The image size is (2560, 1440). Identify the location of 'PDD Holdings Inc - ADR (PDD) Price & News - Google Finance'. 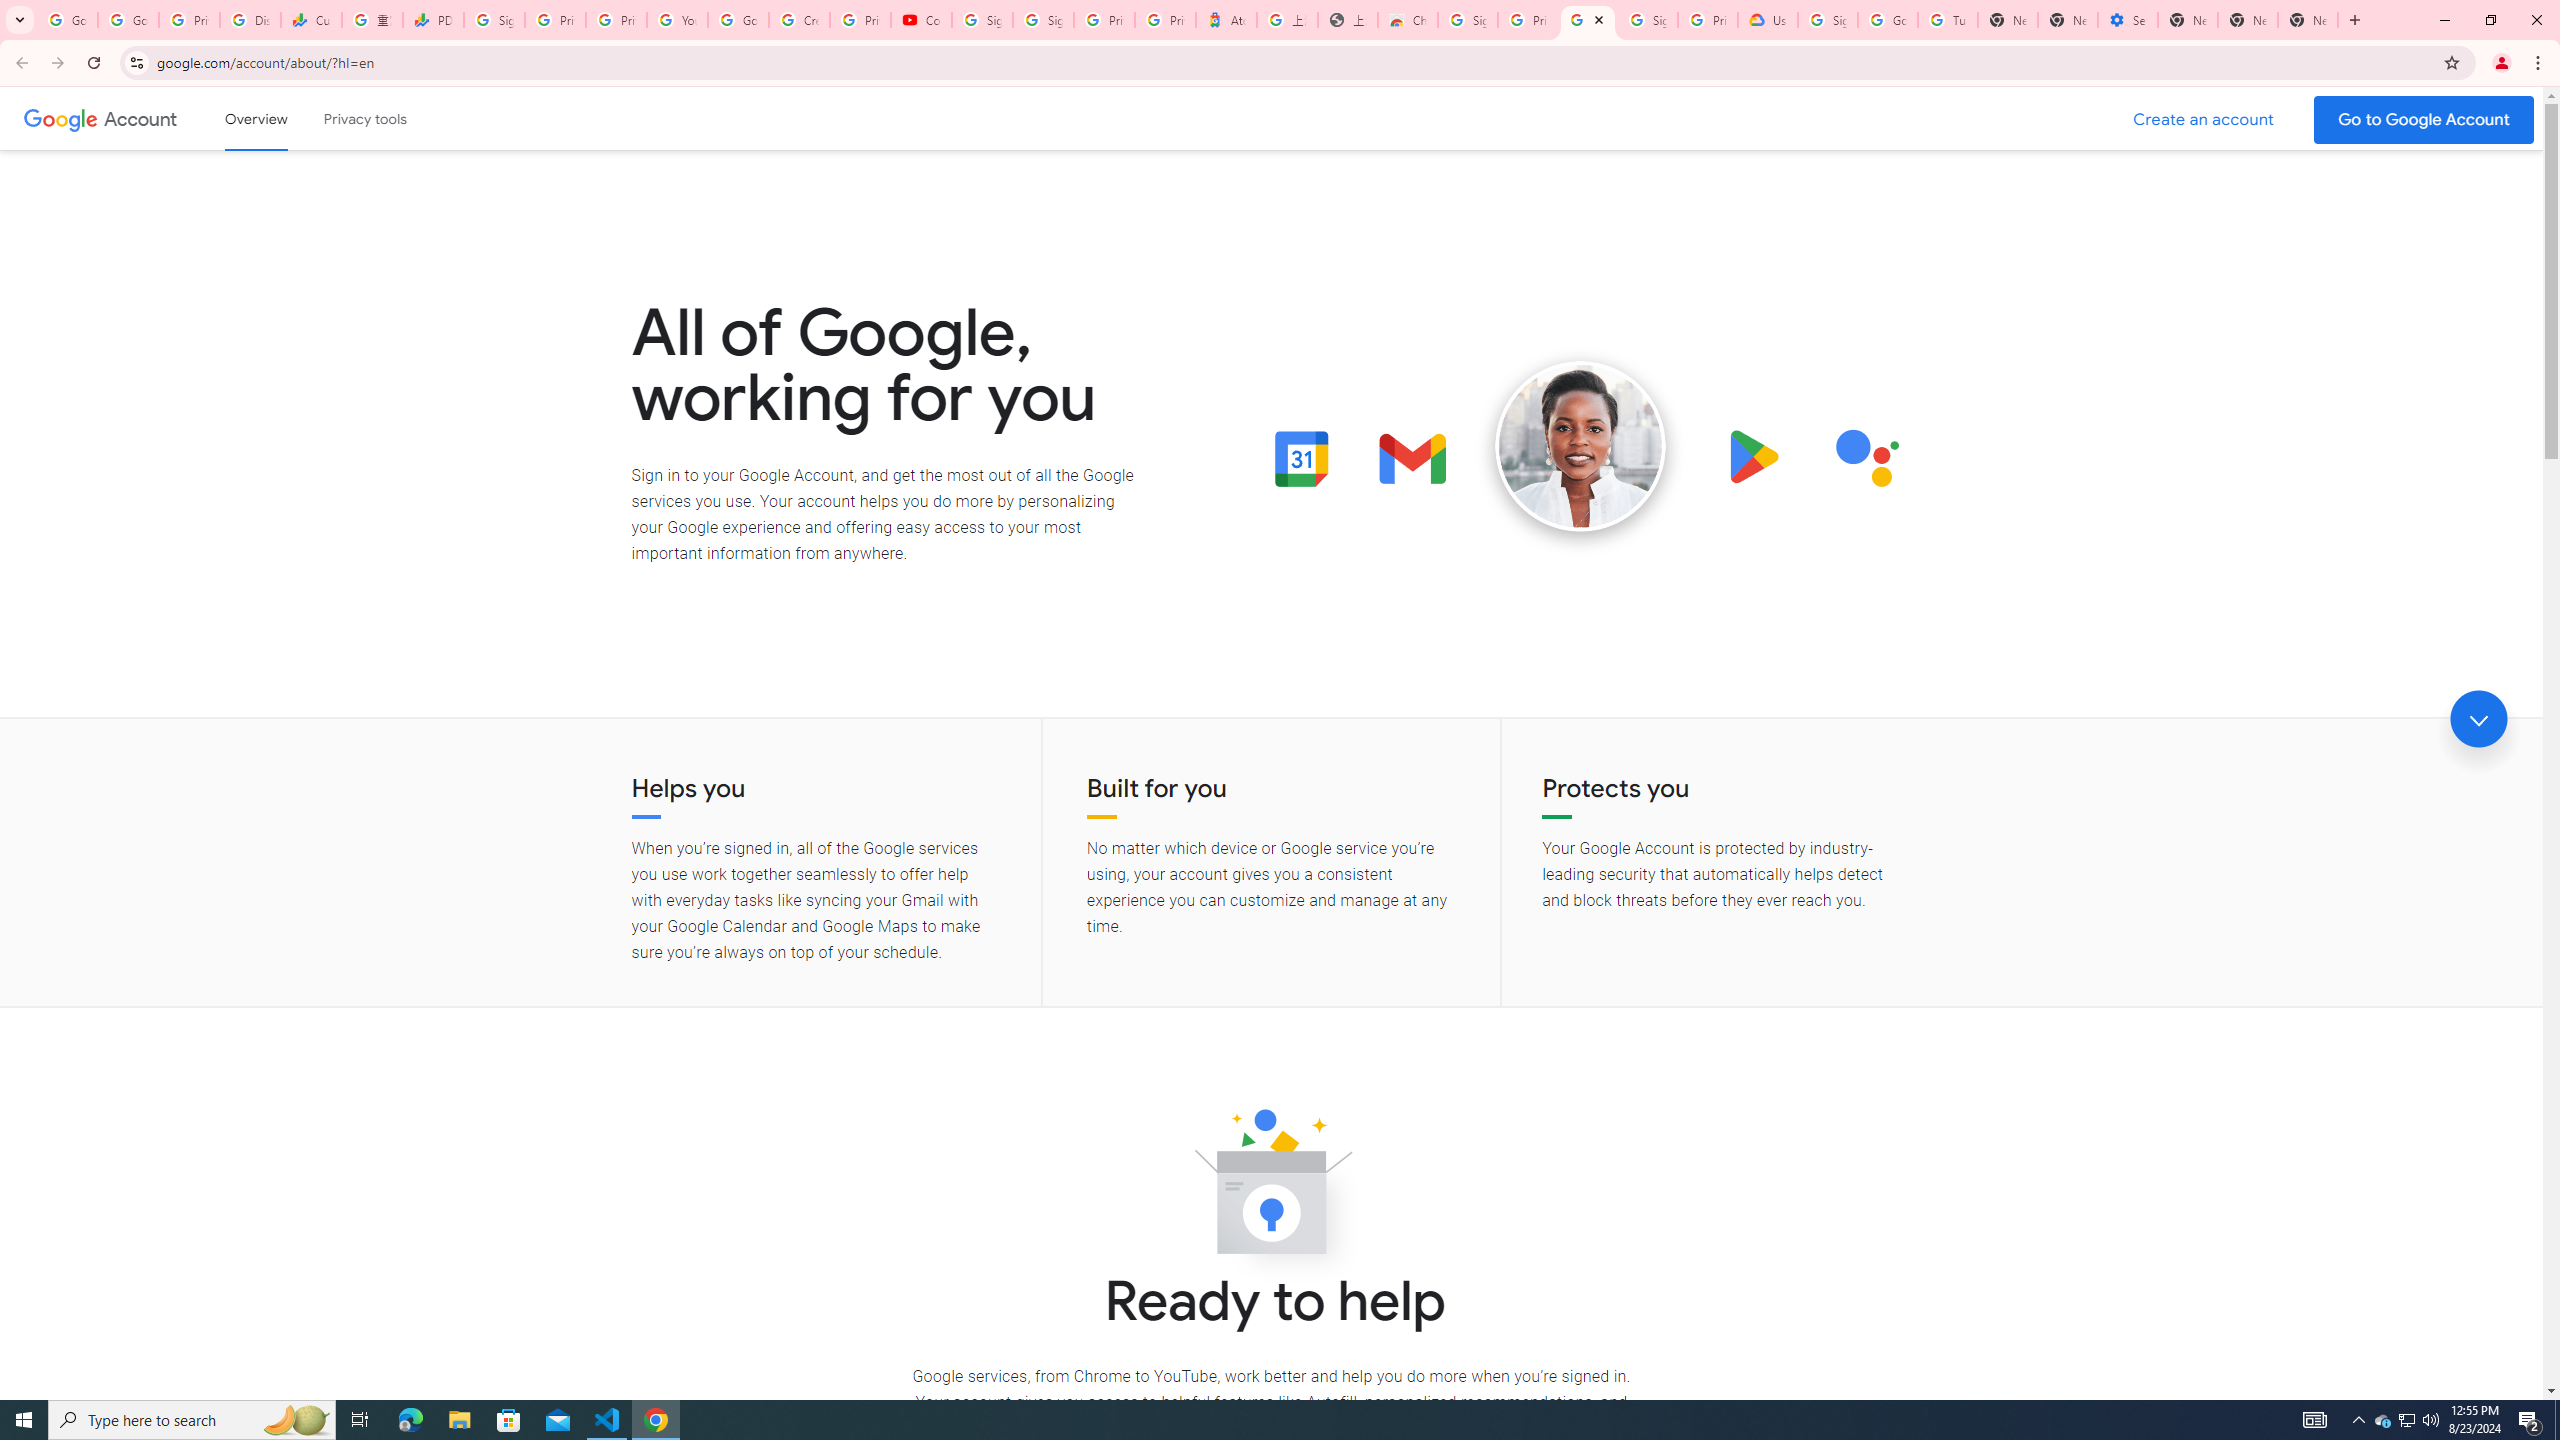
(432, 19).